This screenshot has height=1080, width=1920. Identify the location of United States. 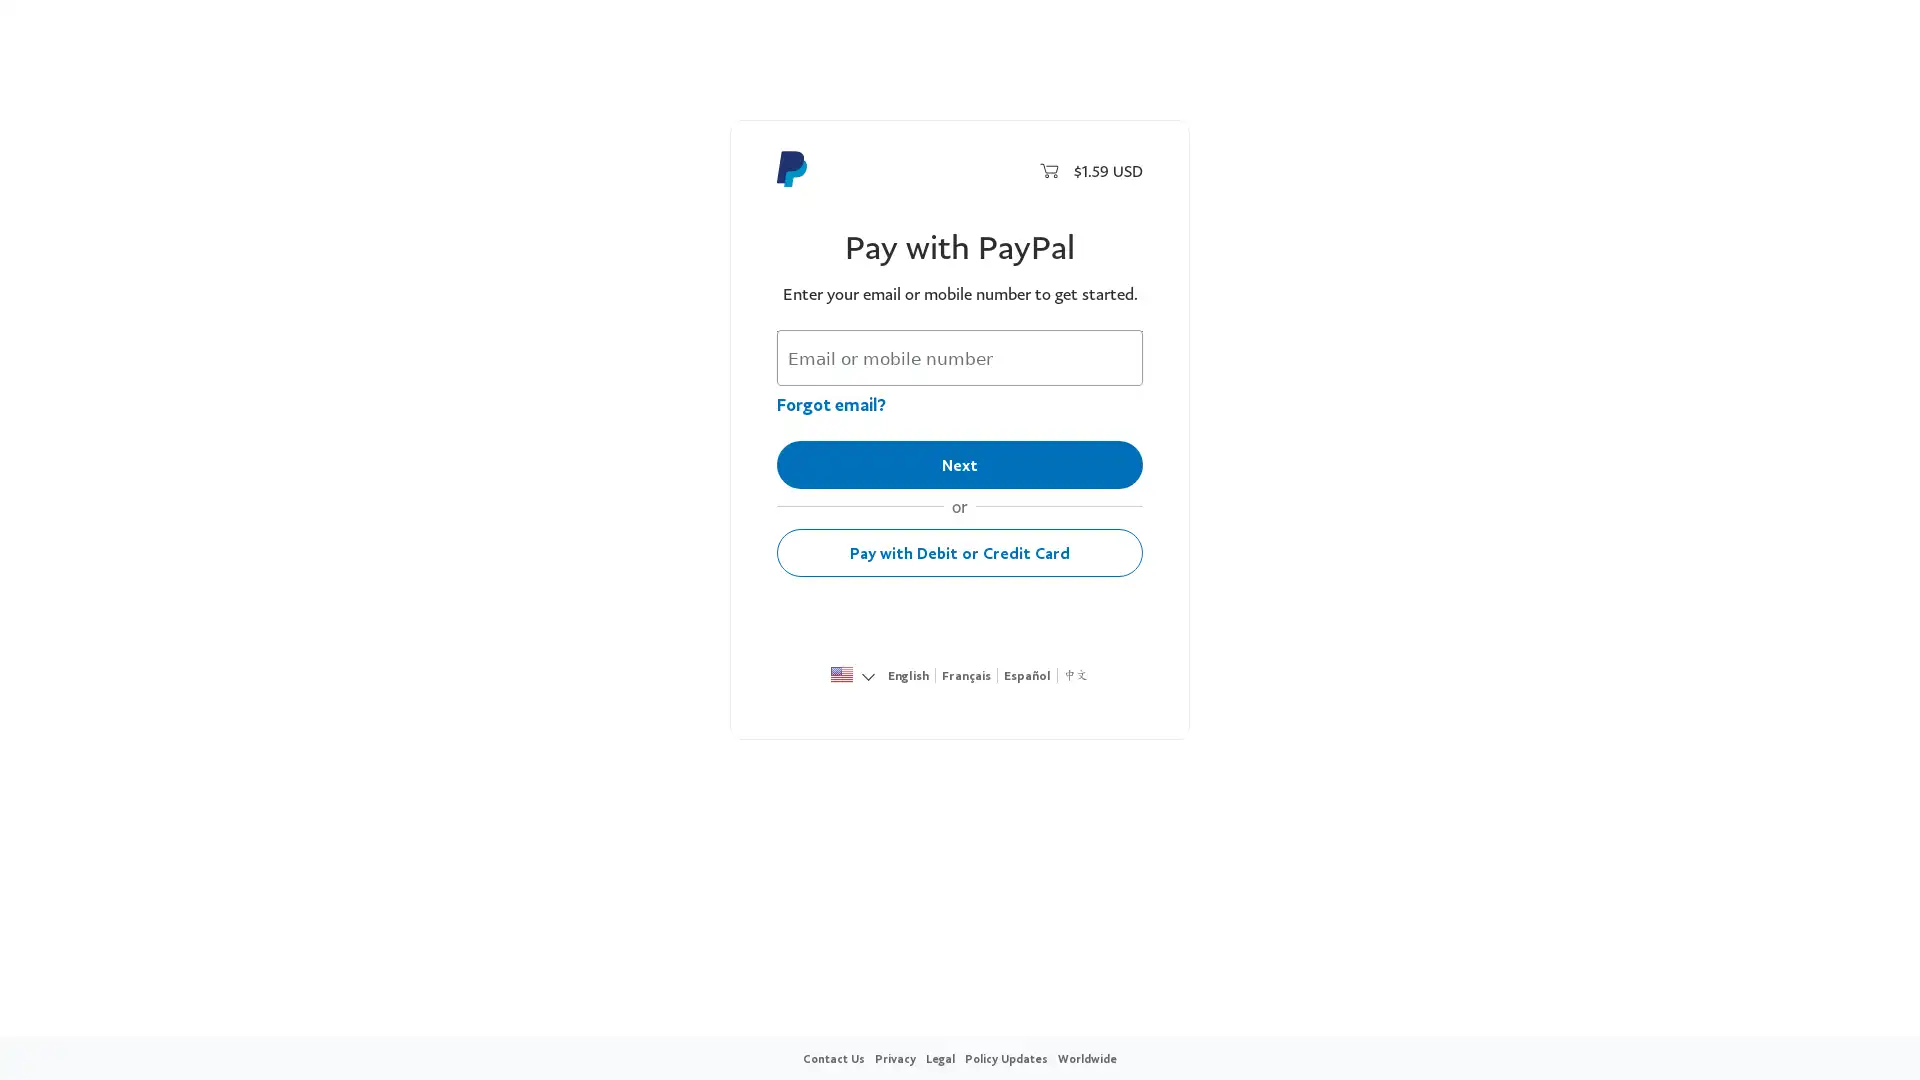
(841, 676).